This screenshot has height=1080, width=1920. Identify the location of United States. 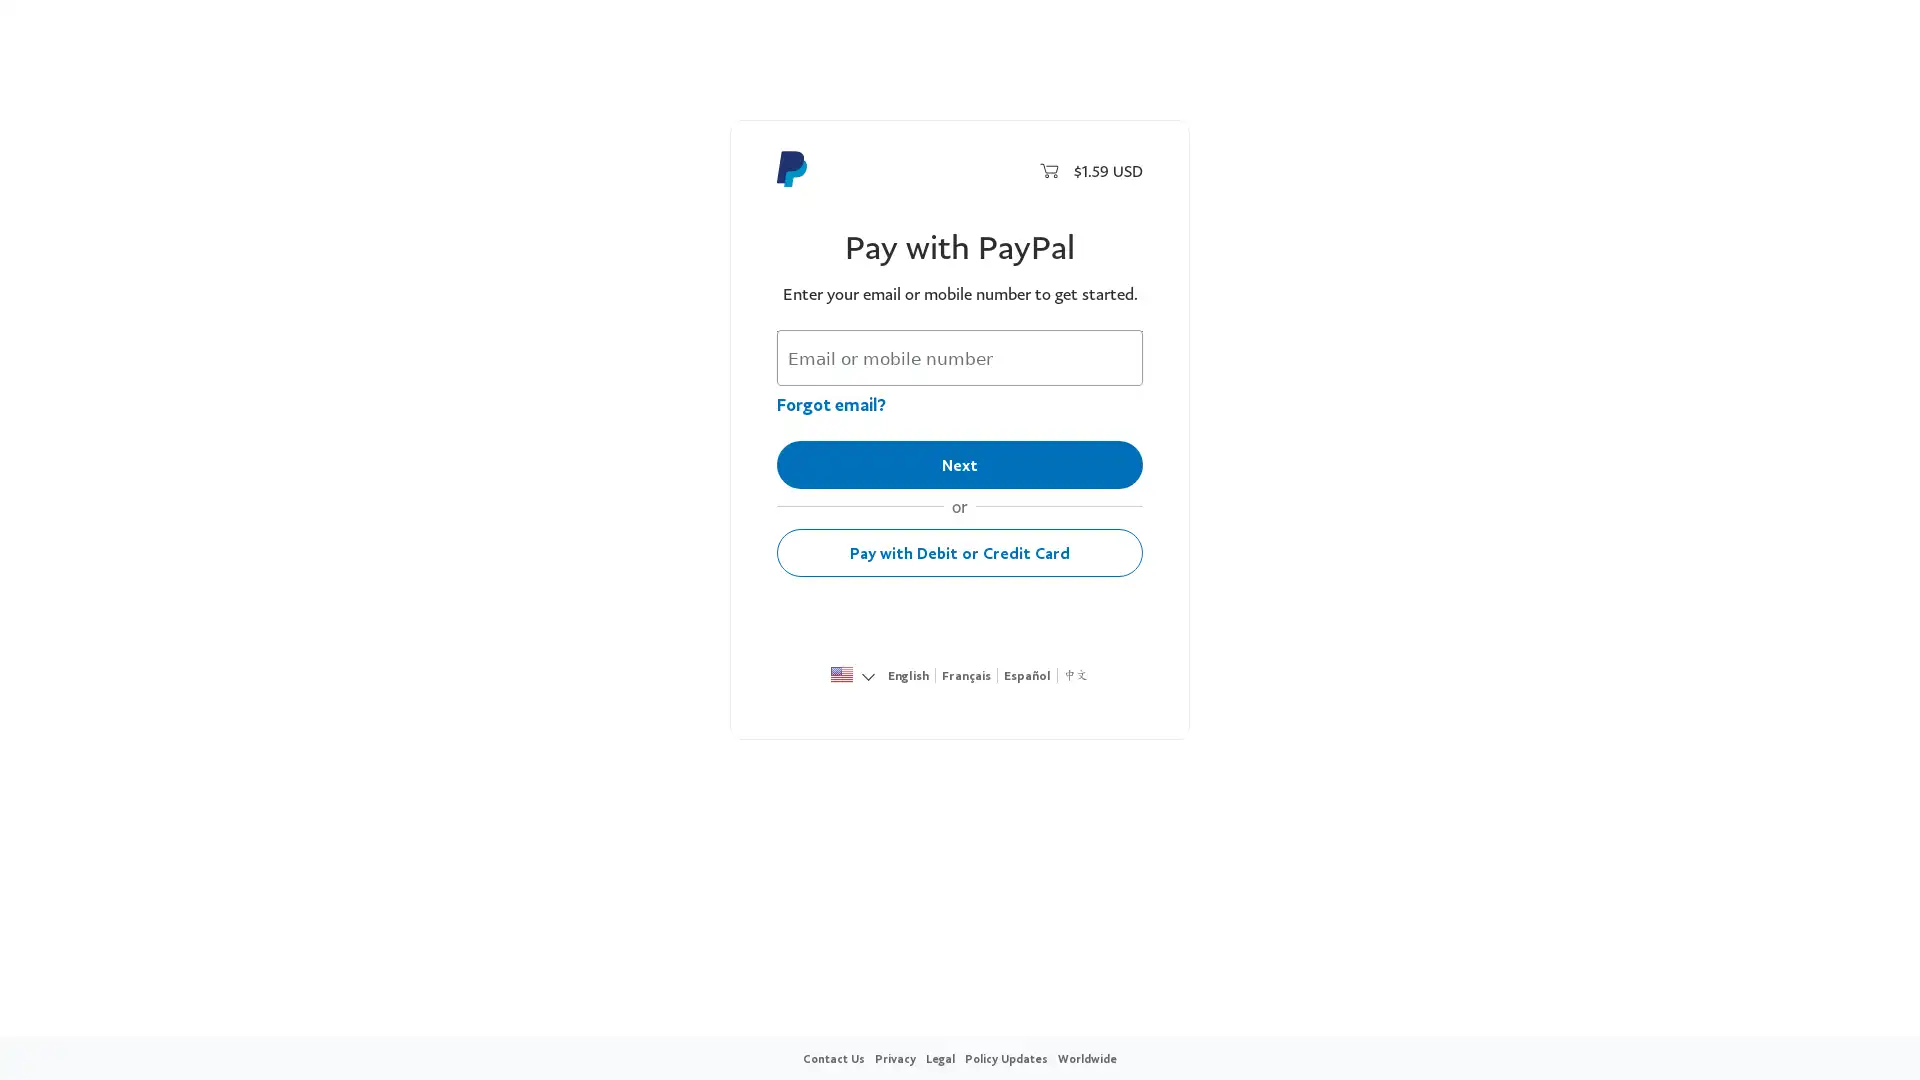
(841, 676).